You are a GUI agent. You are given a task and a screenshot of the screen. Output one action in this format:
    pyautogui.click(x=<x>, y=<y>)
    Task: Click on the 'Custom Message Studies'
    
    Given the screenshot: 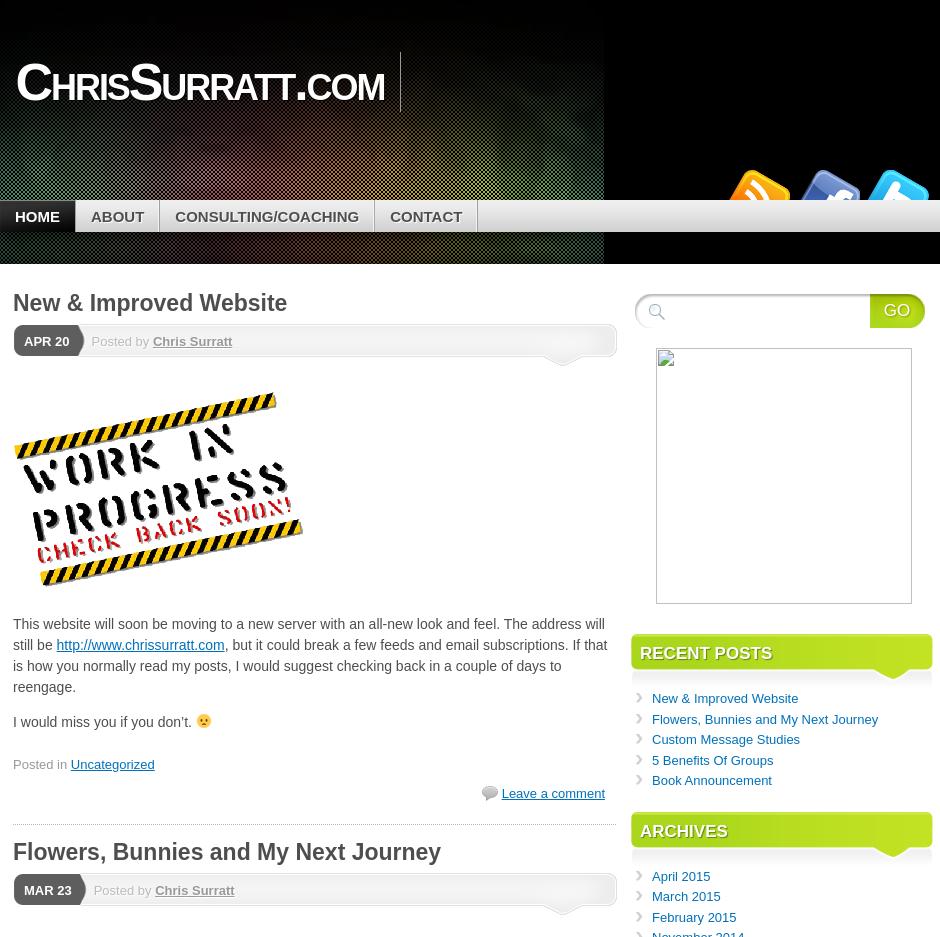 What is the action you would take?
    pyautogui.click(x=725, y=738)
    